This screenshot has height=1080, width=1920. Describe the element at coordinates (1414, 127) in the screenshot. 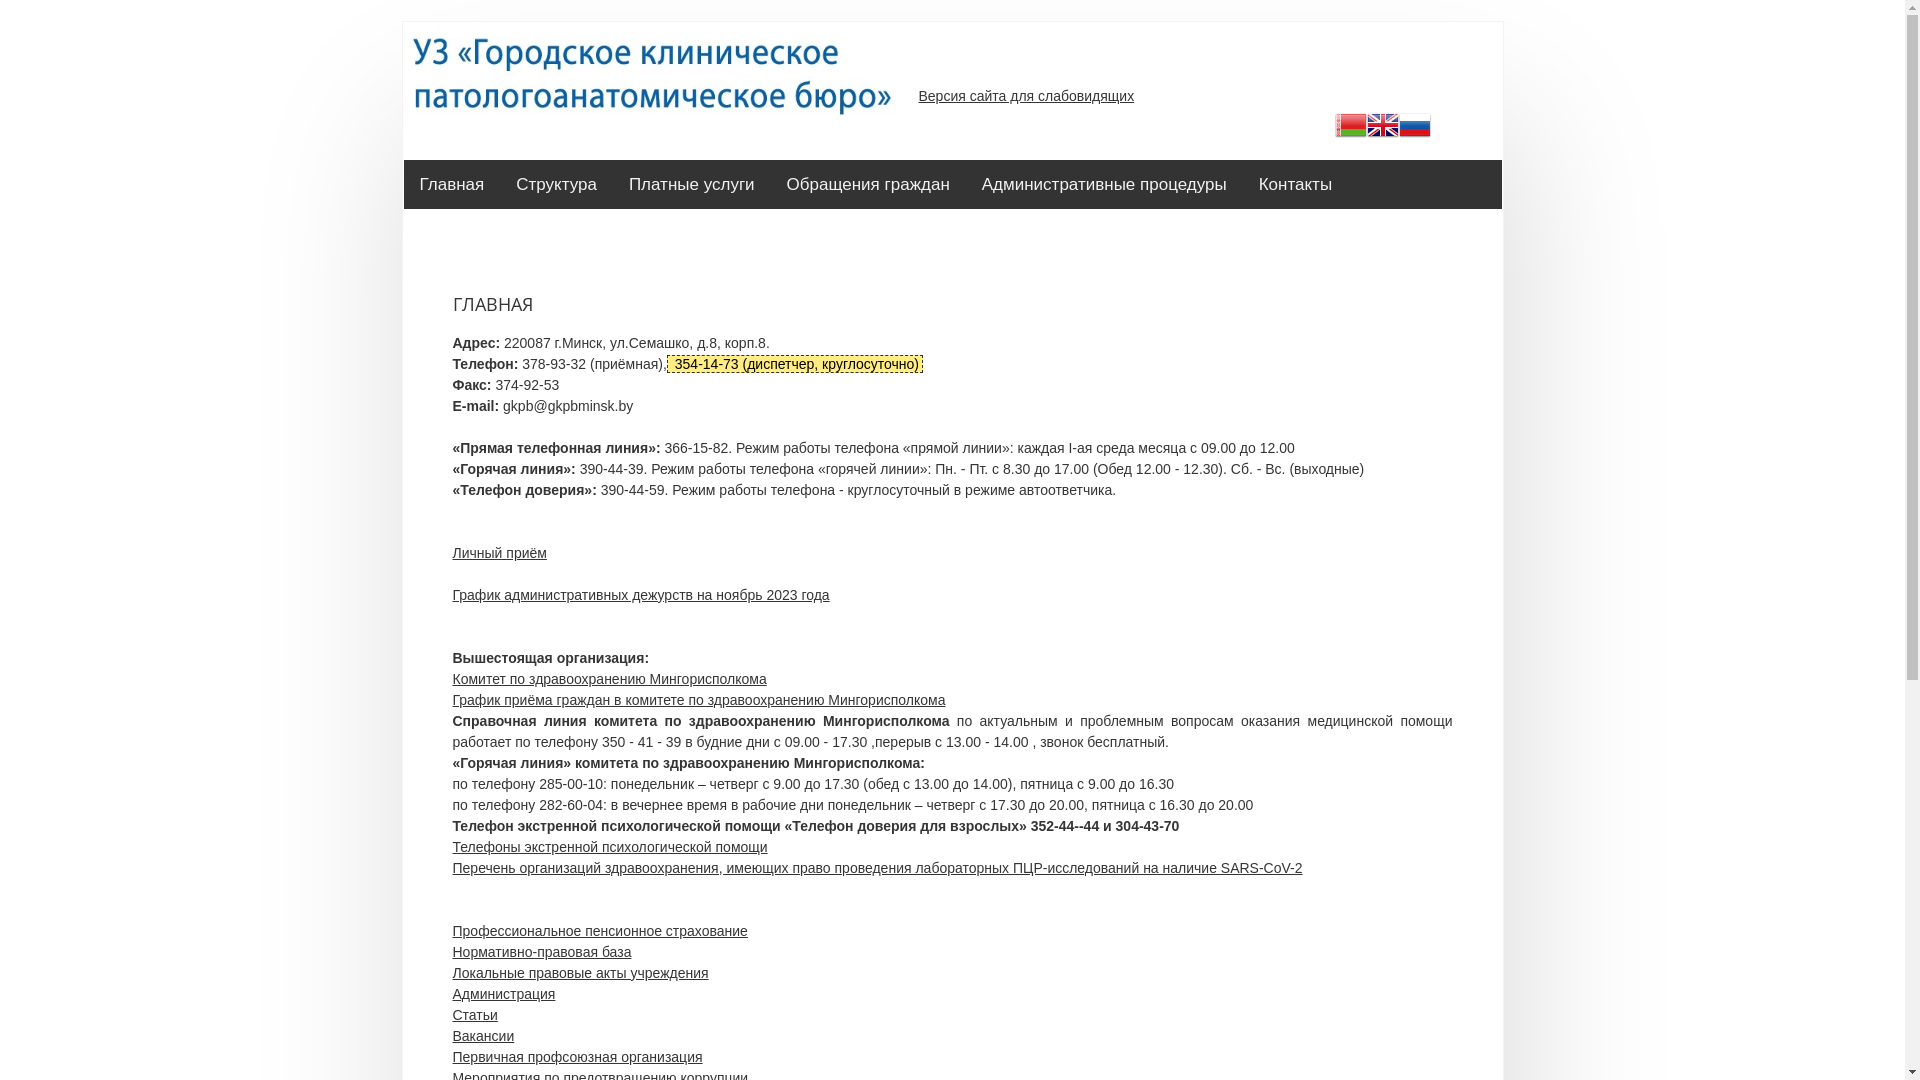

I see `'Russian'` at that location.